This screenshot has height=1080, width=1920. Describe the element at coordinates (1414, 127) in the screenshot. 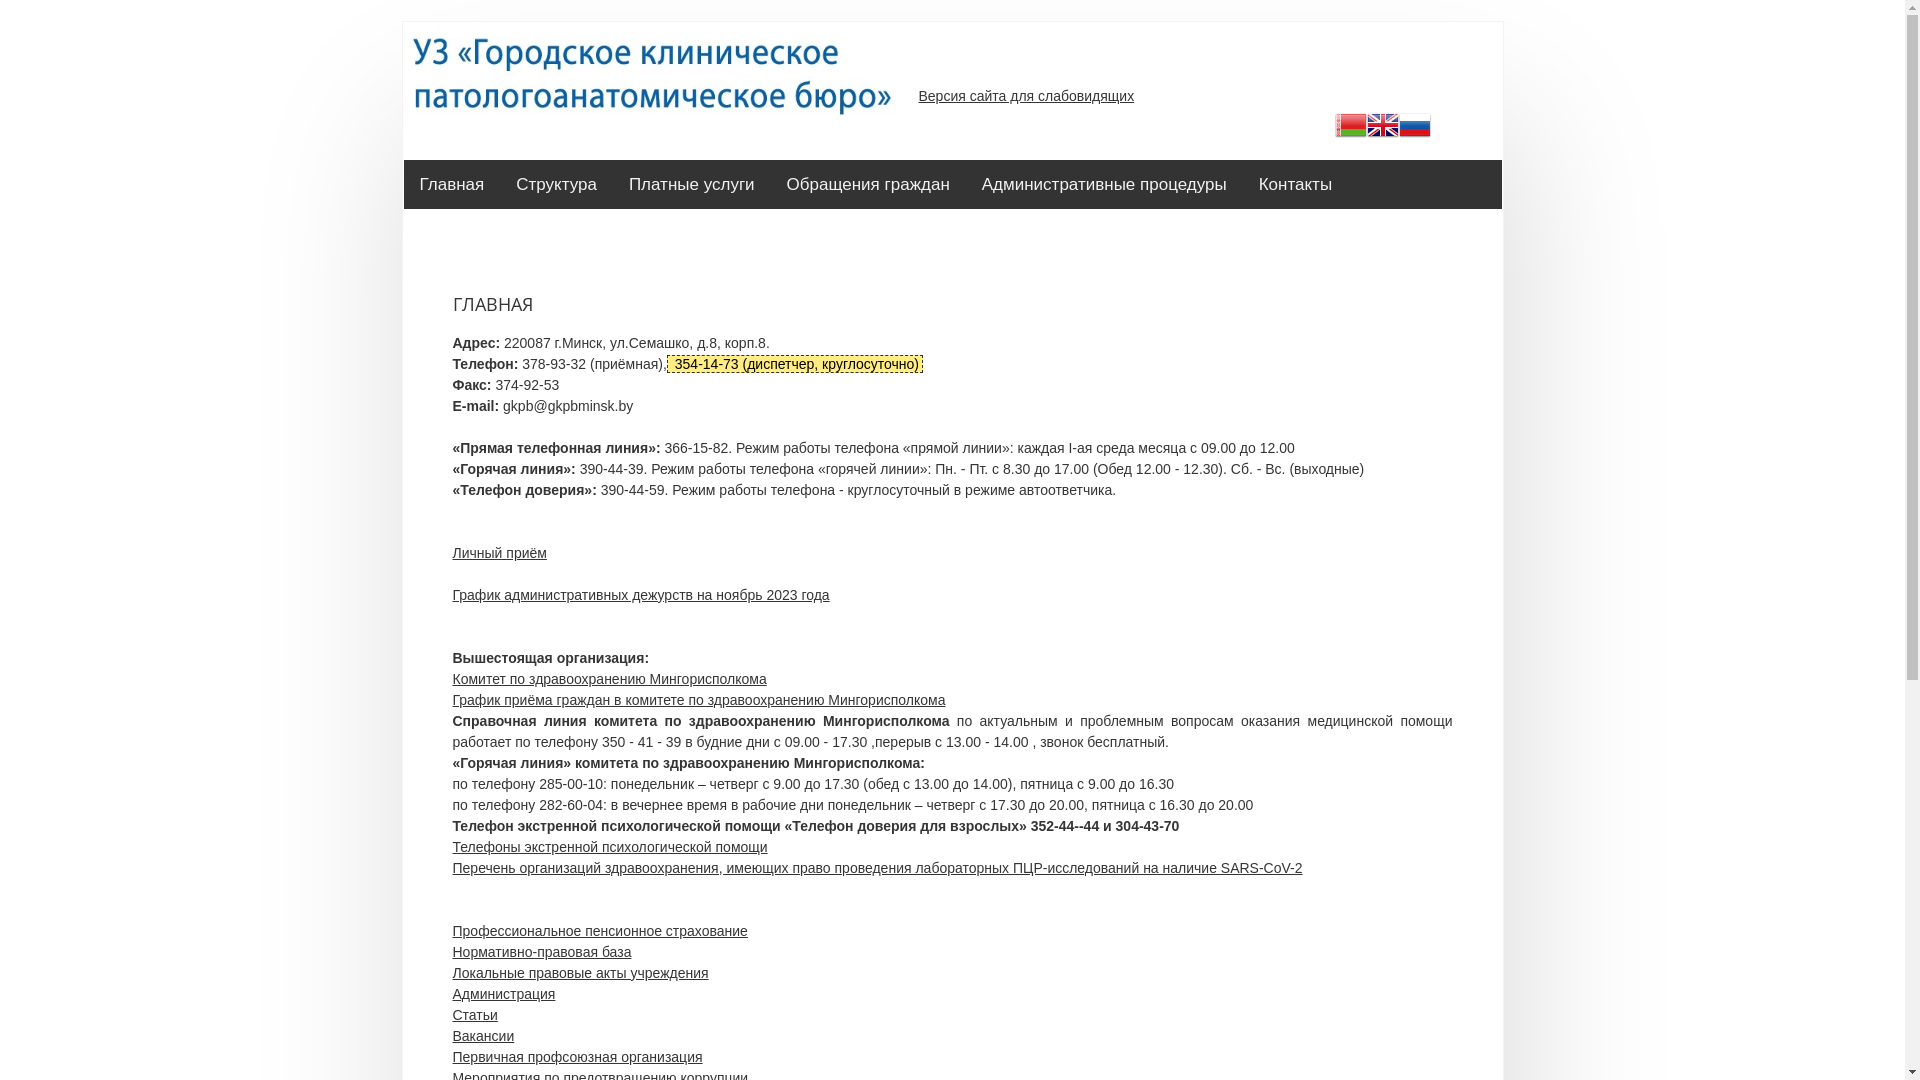

I see `'Russian'` at that location.